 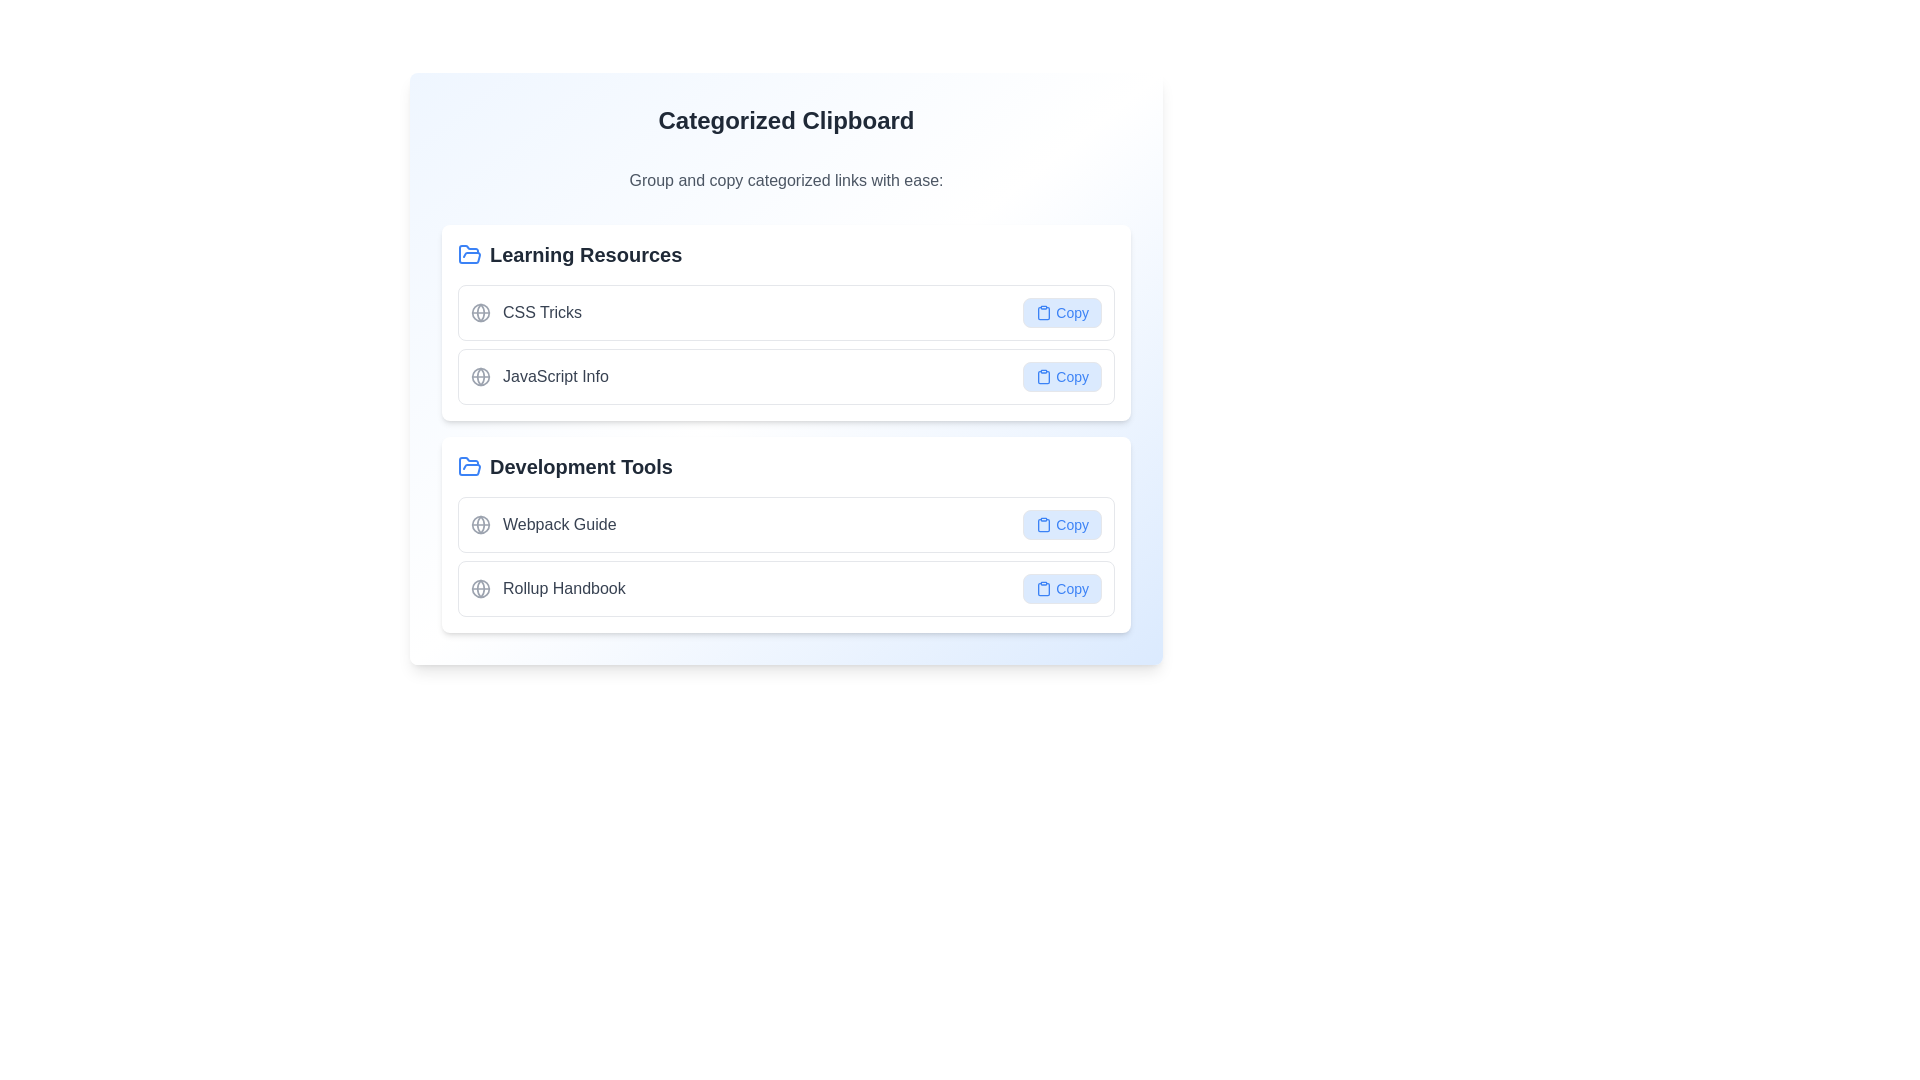 What do you see at coordinates (1061, 312) in the screenshot?
I see `the 'Copy' button with rounded edges and a blue background, located in the 'CSS Tricks' item of the 'Learning Resources' group` at bounding box center [1061, 312].